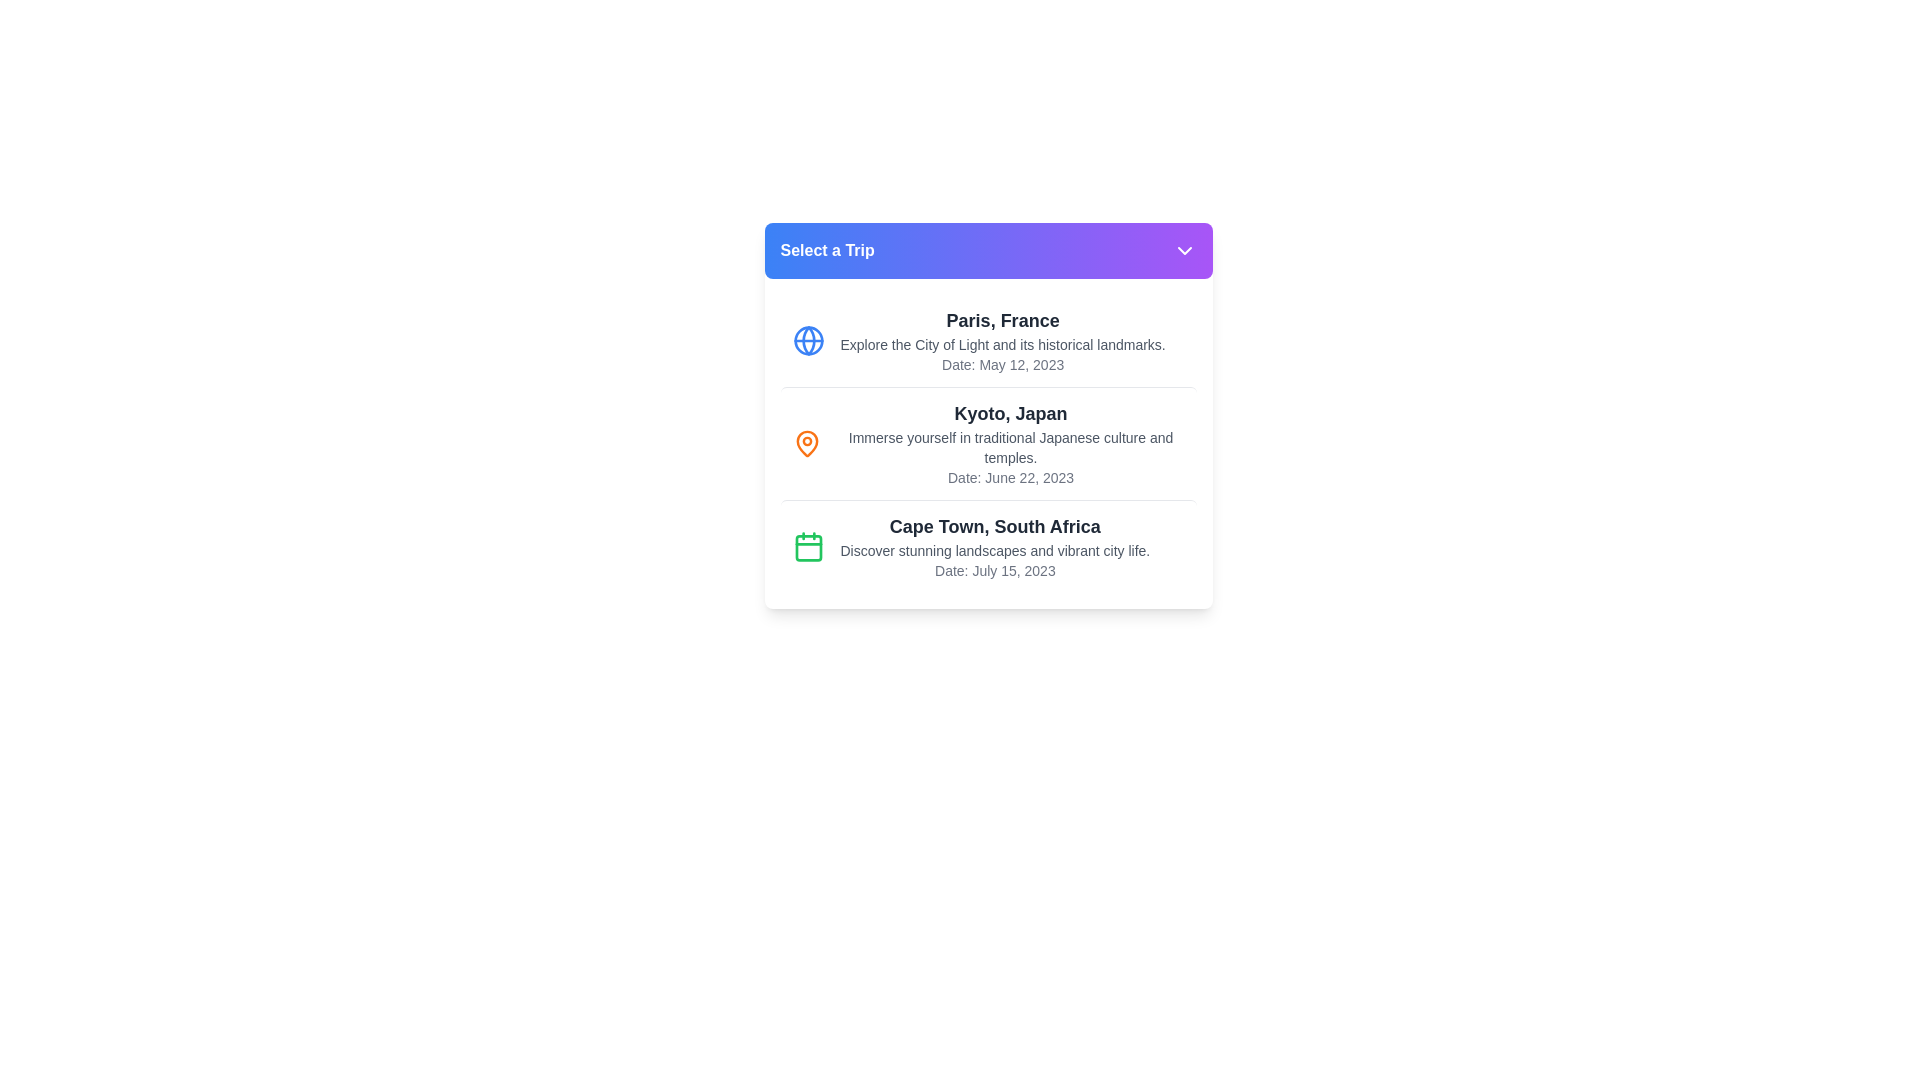  I want to click on text information from the InformationalCard titled 'Paris, France', which includes the description 'Explore the City of Light and its historical landmarks.' and the date 'Date: May 12, 2023', so click(988, 339).